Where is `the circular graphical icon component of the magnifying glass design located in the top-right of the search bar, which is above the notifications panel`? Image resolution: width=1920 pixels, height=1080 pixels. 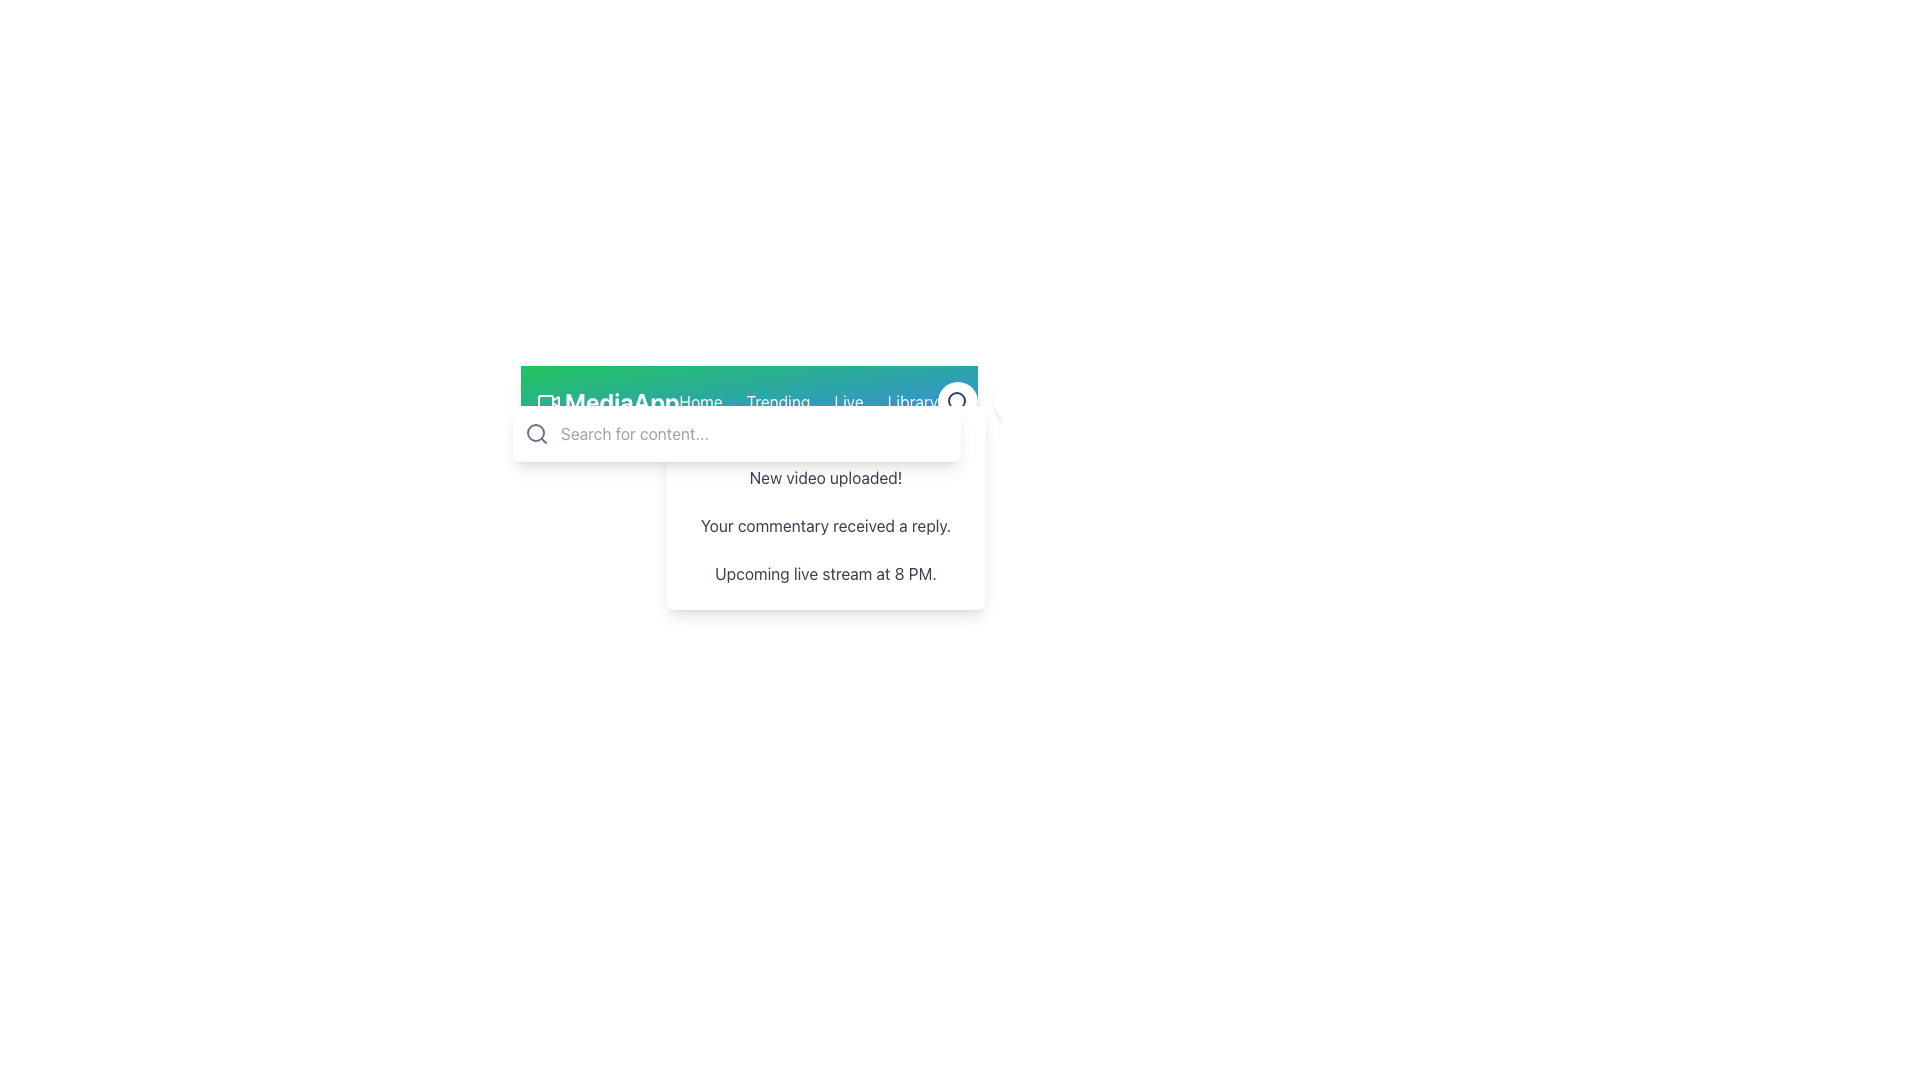 the circular graphical icon component of the magnifying glass design located in the top-right of the search bar, which is above the notifications panel is located at coordinates (956, 401).